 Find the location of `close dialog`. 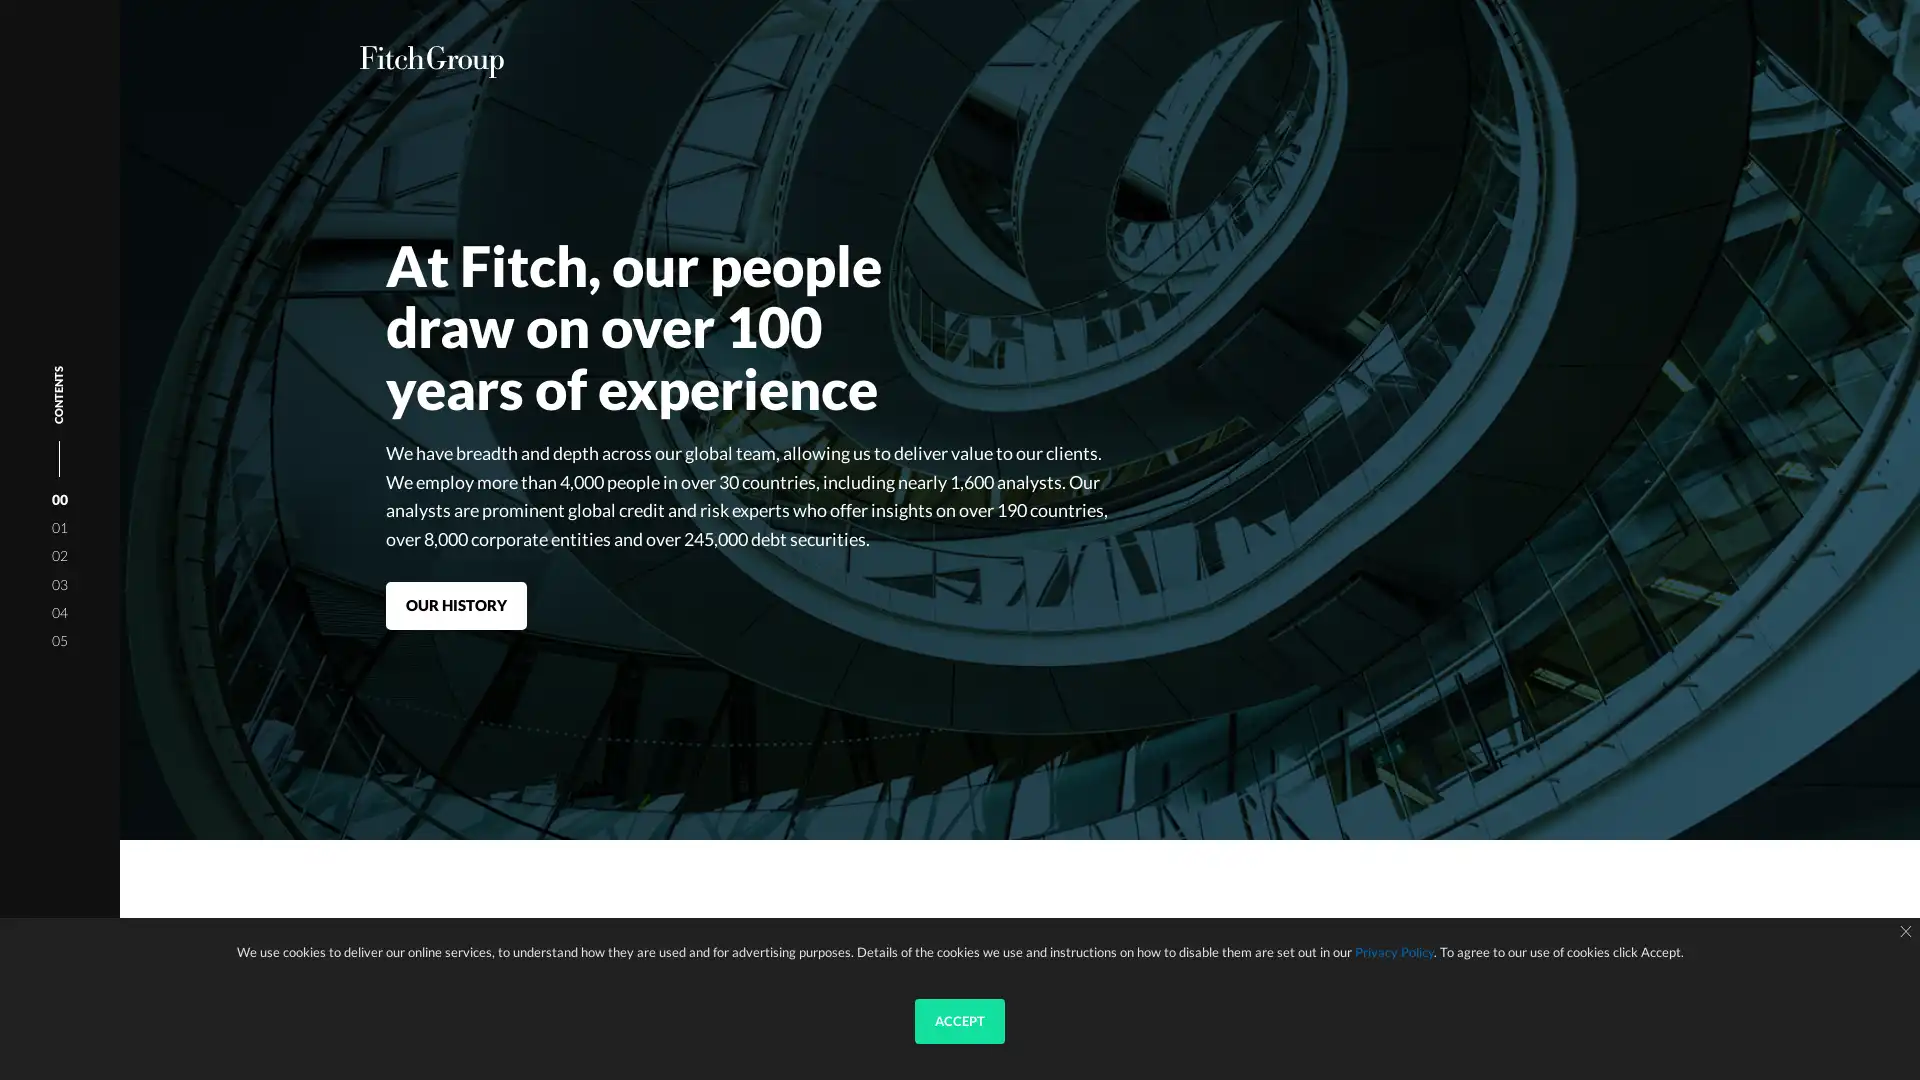

close dialog is located at coordinates (1904, 932).